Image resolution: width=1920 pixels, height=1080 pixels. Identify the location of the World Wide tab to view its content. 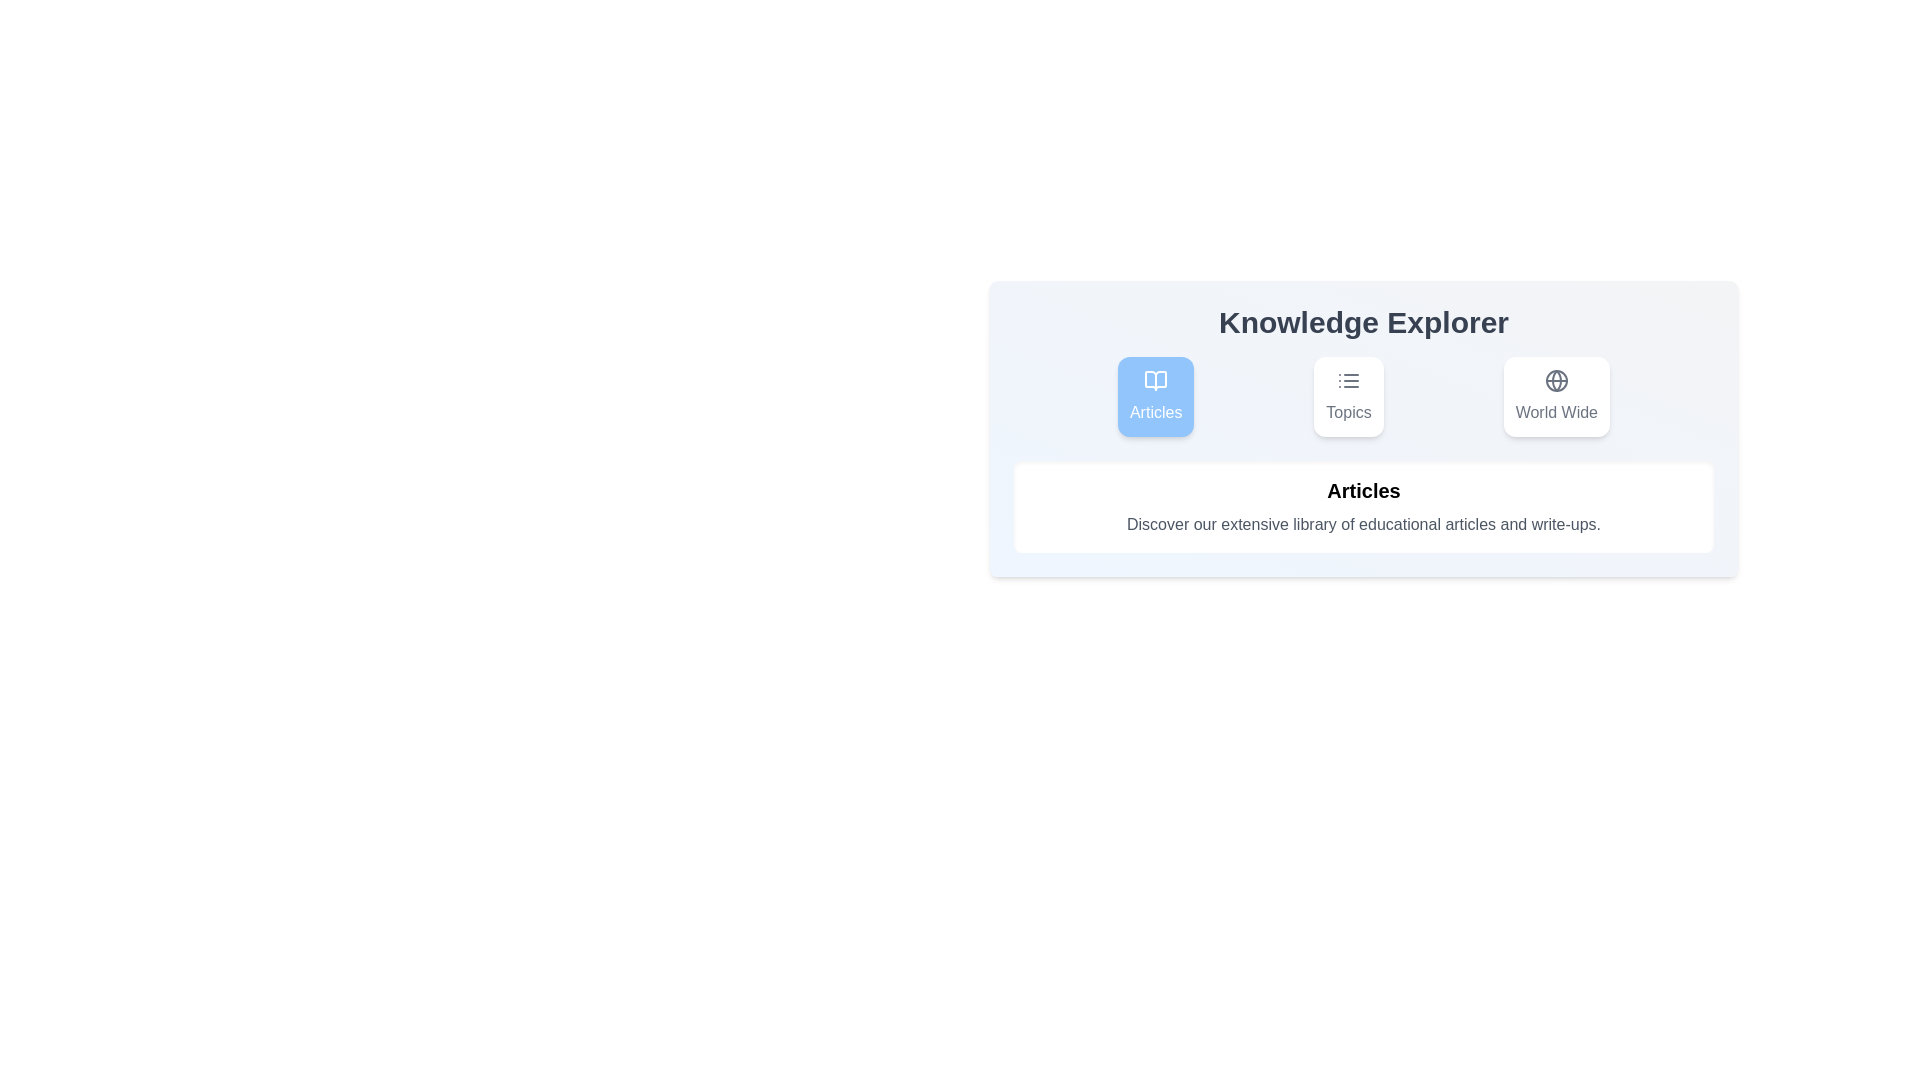
(1554, 397).